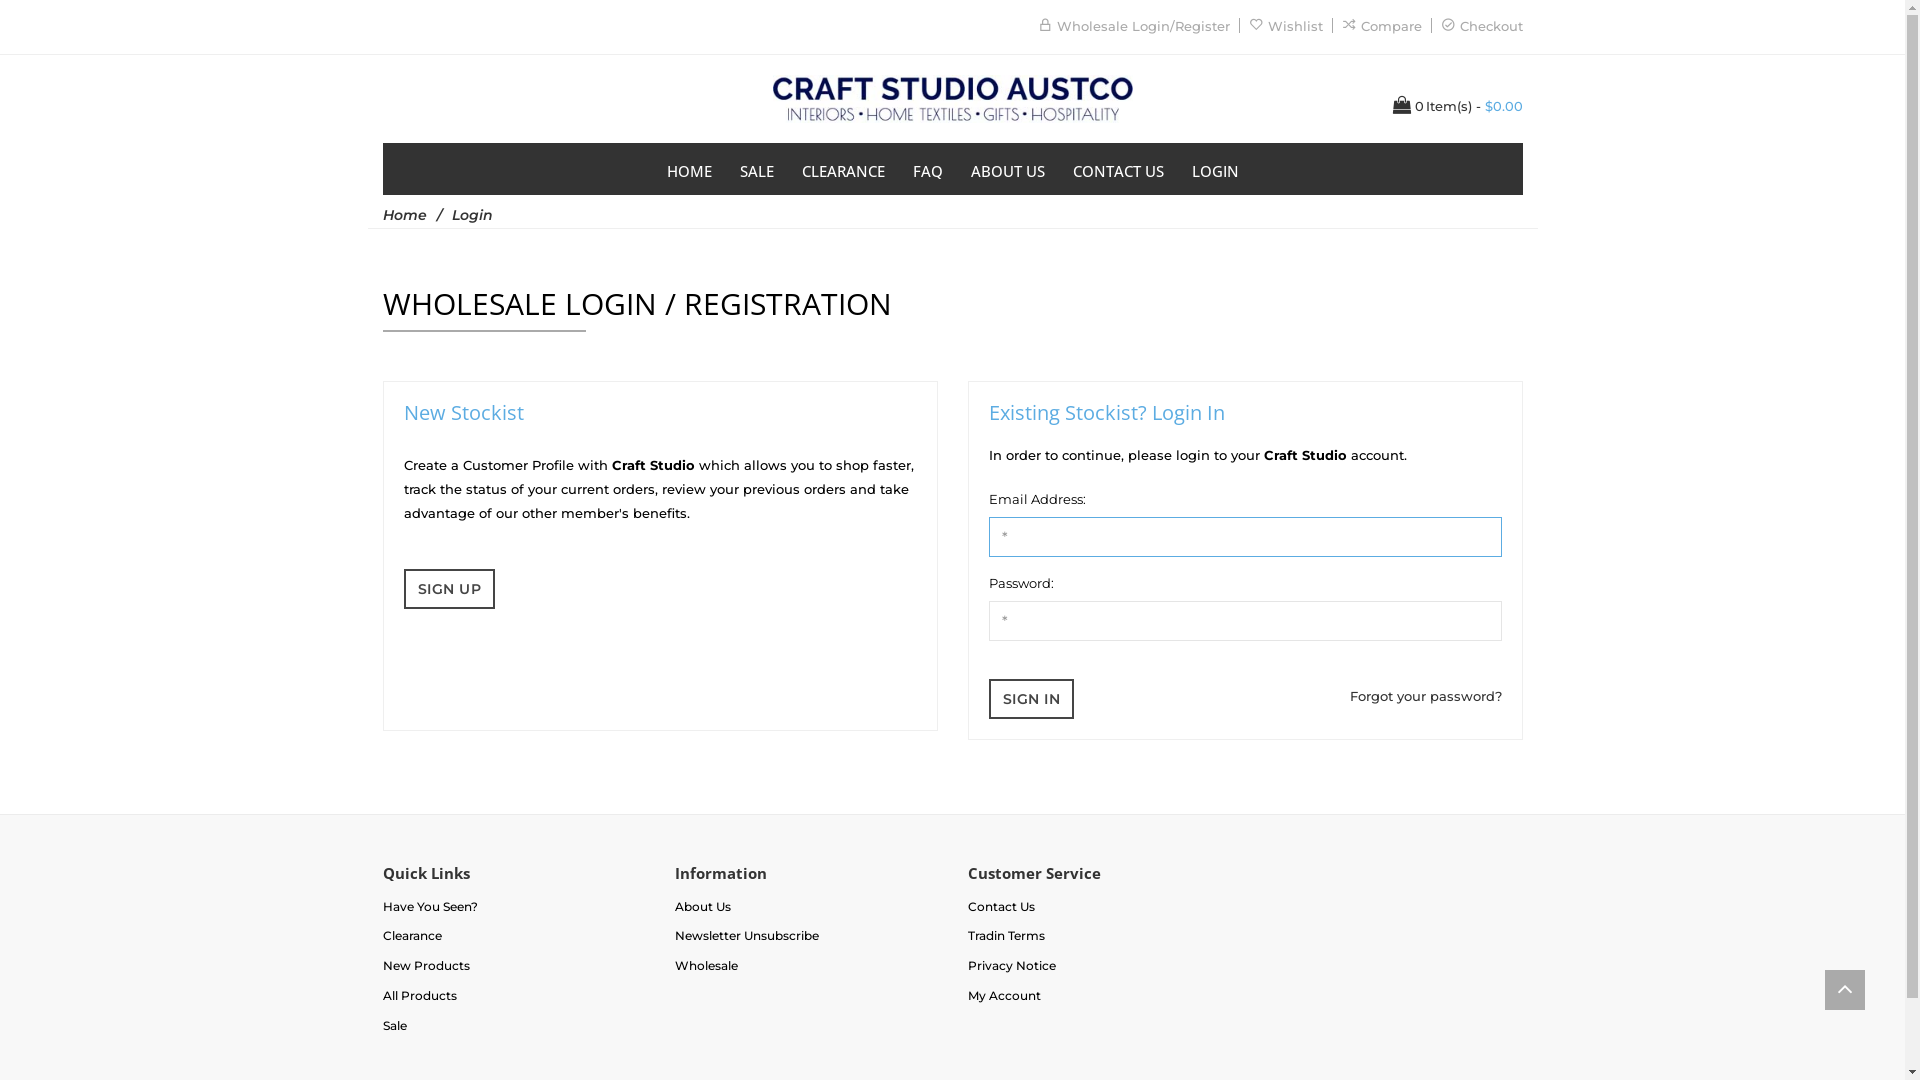 This screenshot has width=1920, height=1080. What do you see at coordinates (724, 168) in the screenshot?
I see `'SALE'` at bounding box center [724, 168].